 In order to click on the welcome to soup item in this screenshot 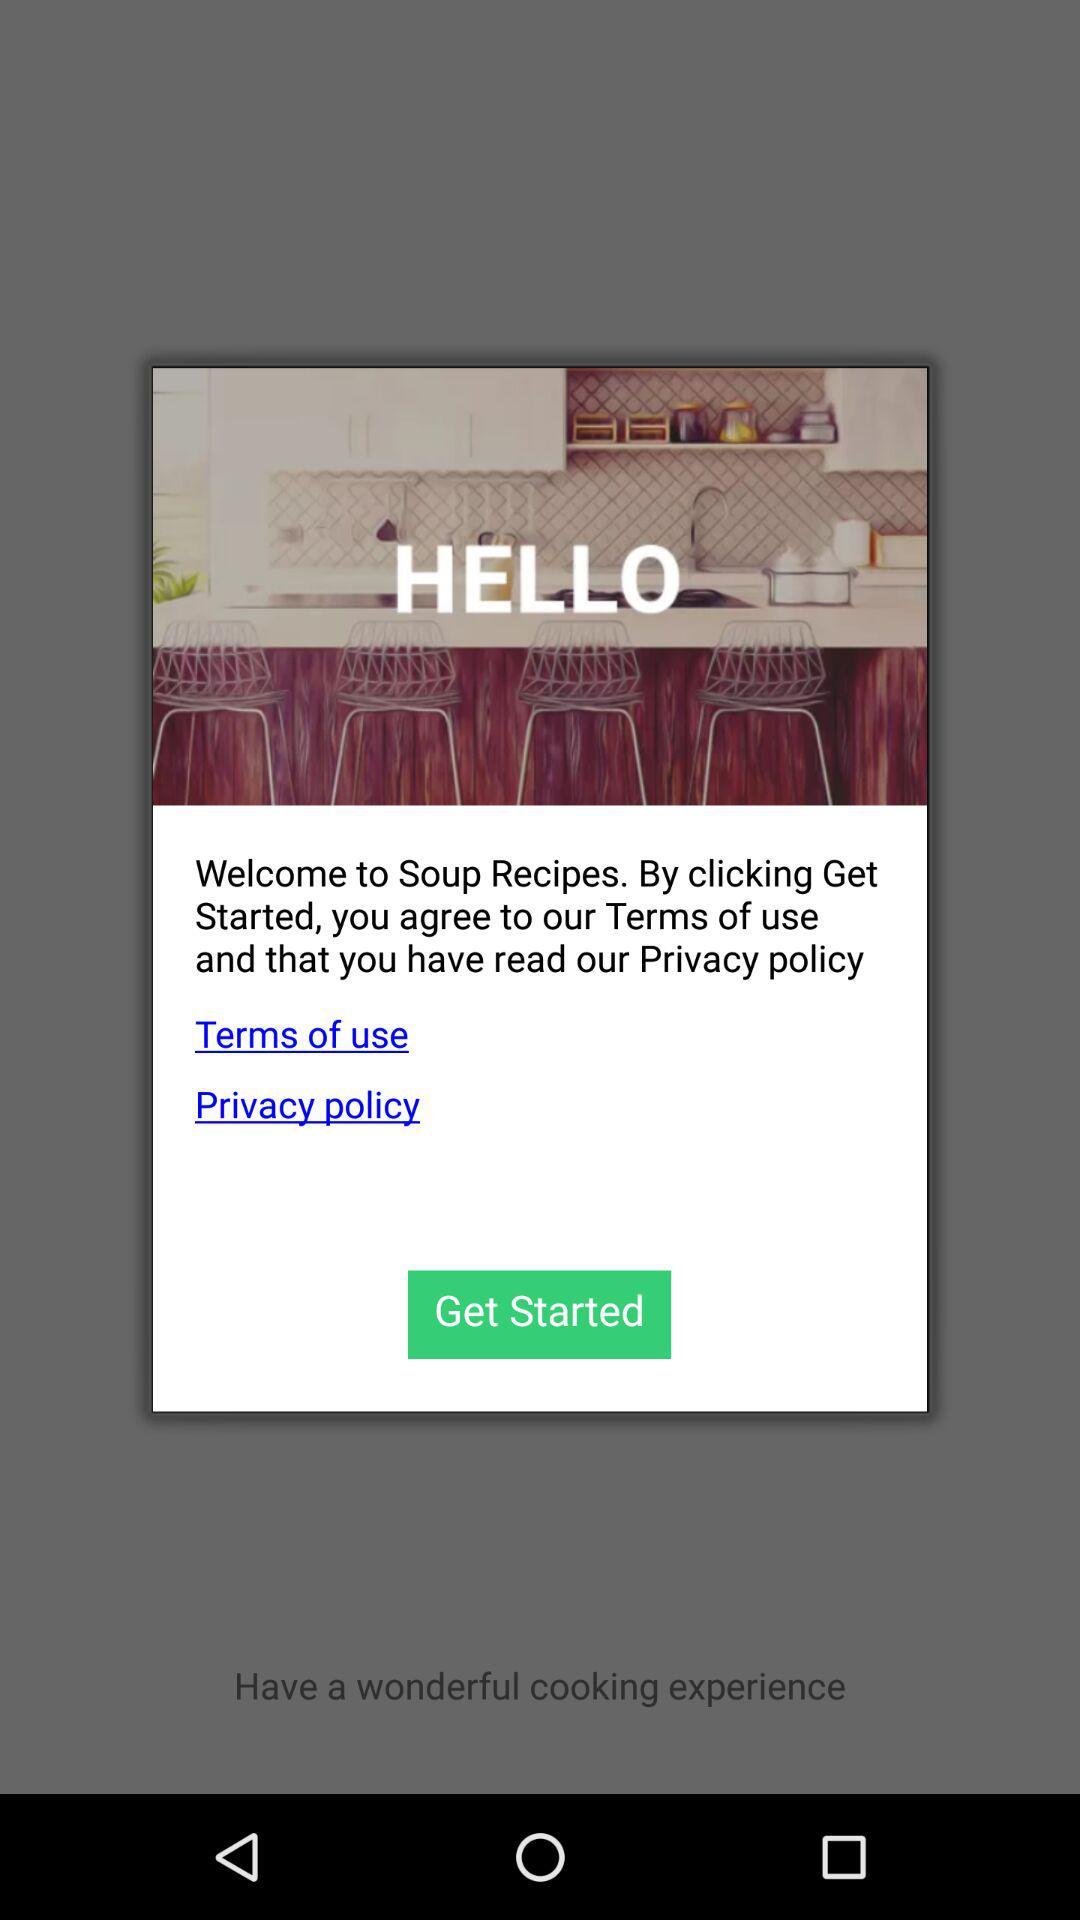, I will do `click(518, 898)`.